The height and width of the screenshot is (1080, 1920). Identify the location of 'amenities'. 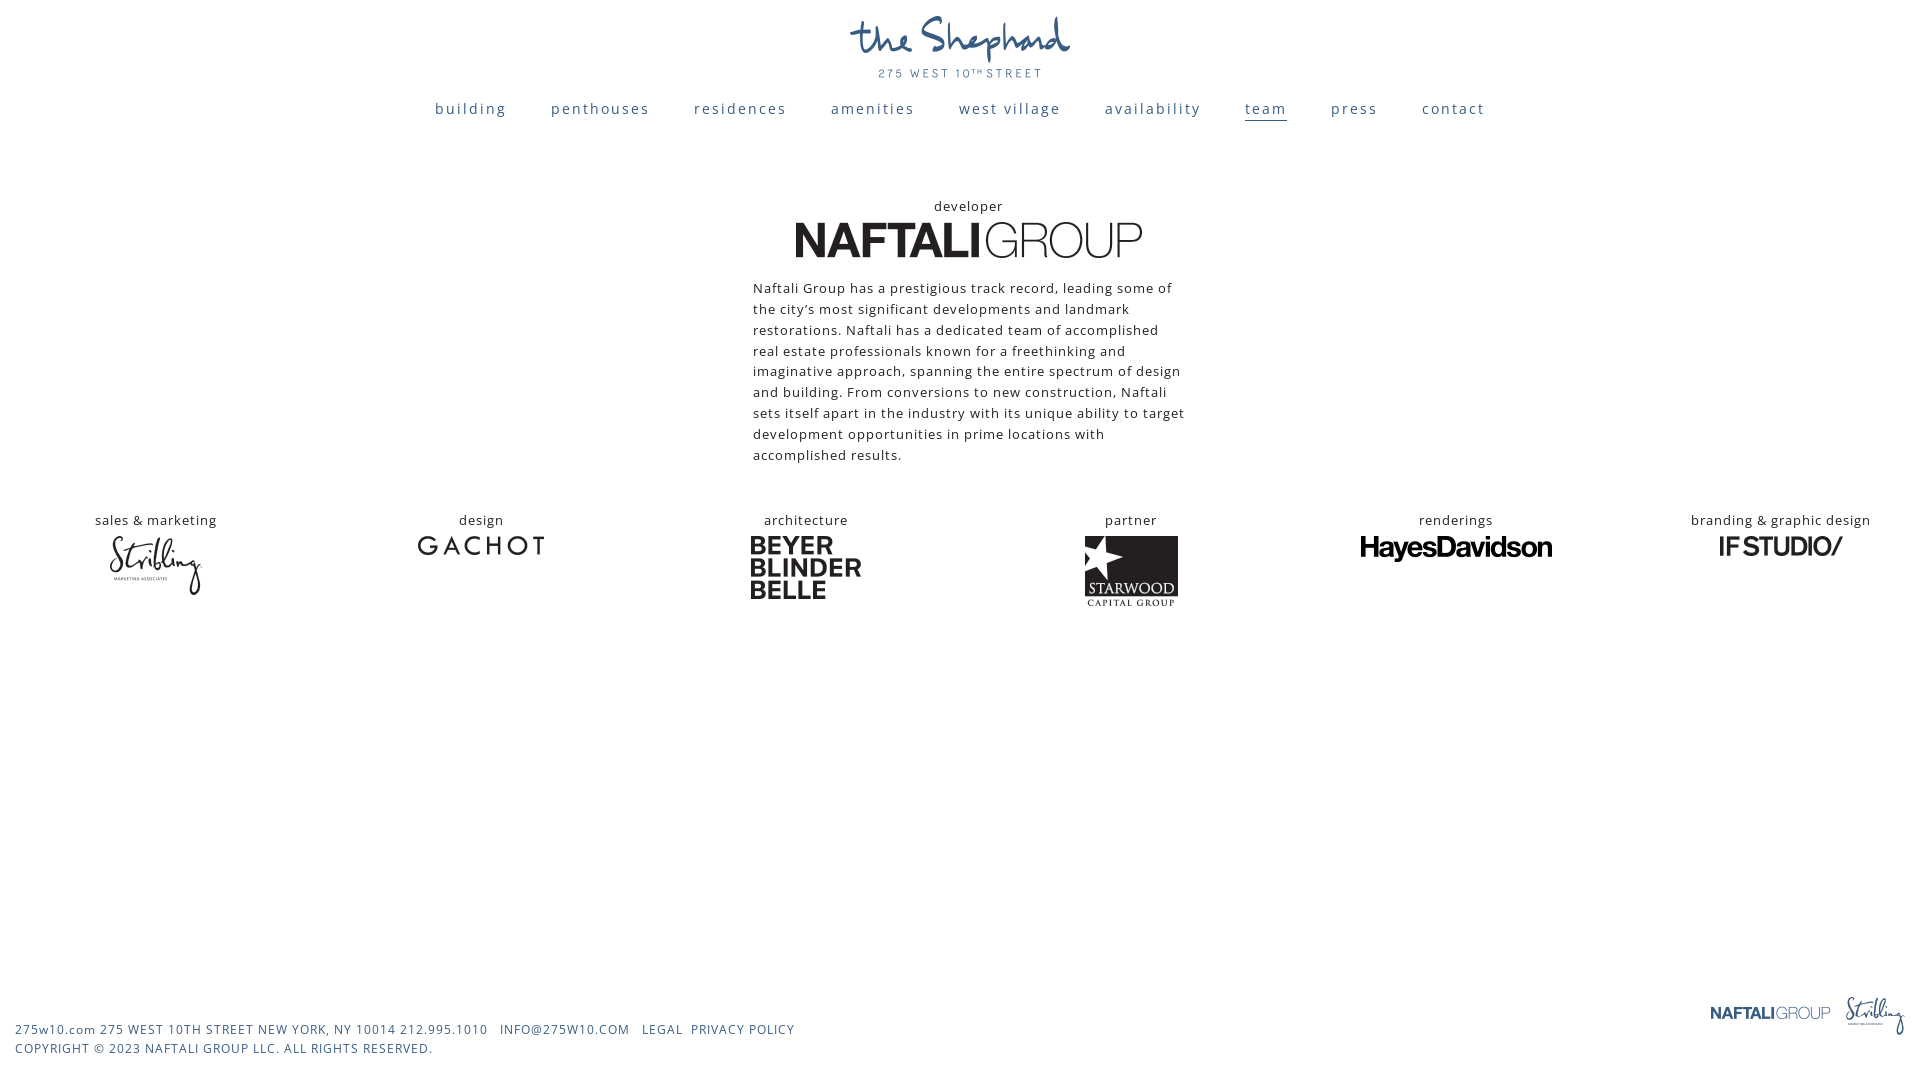
(873, 108).